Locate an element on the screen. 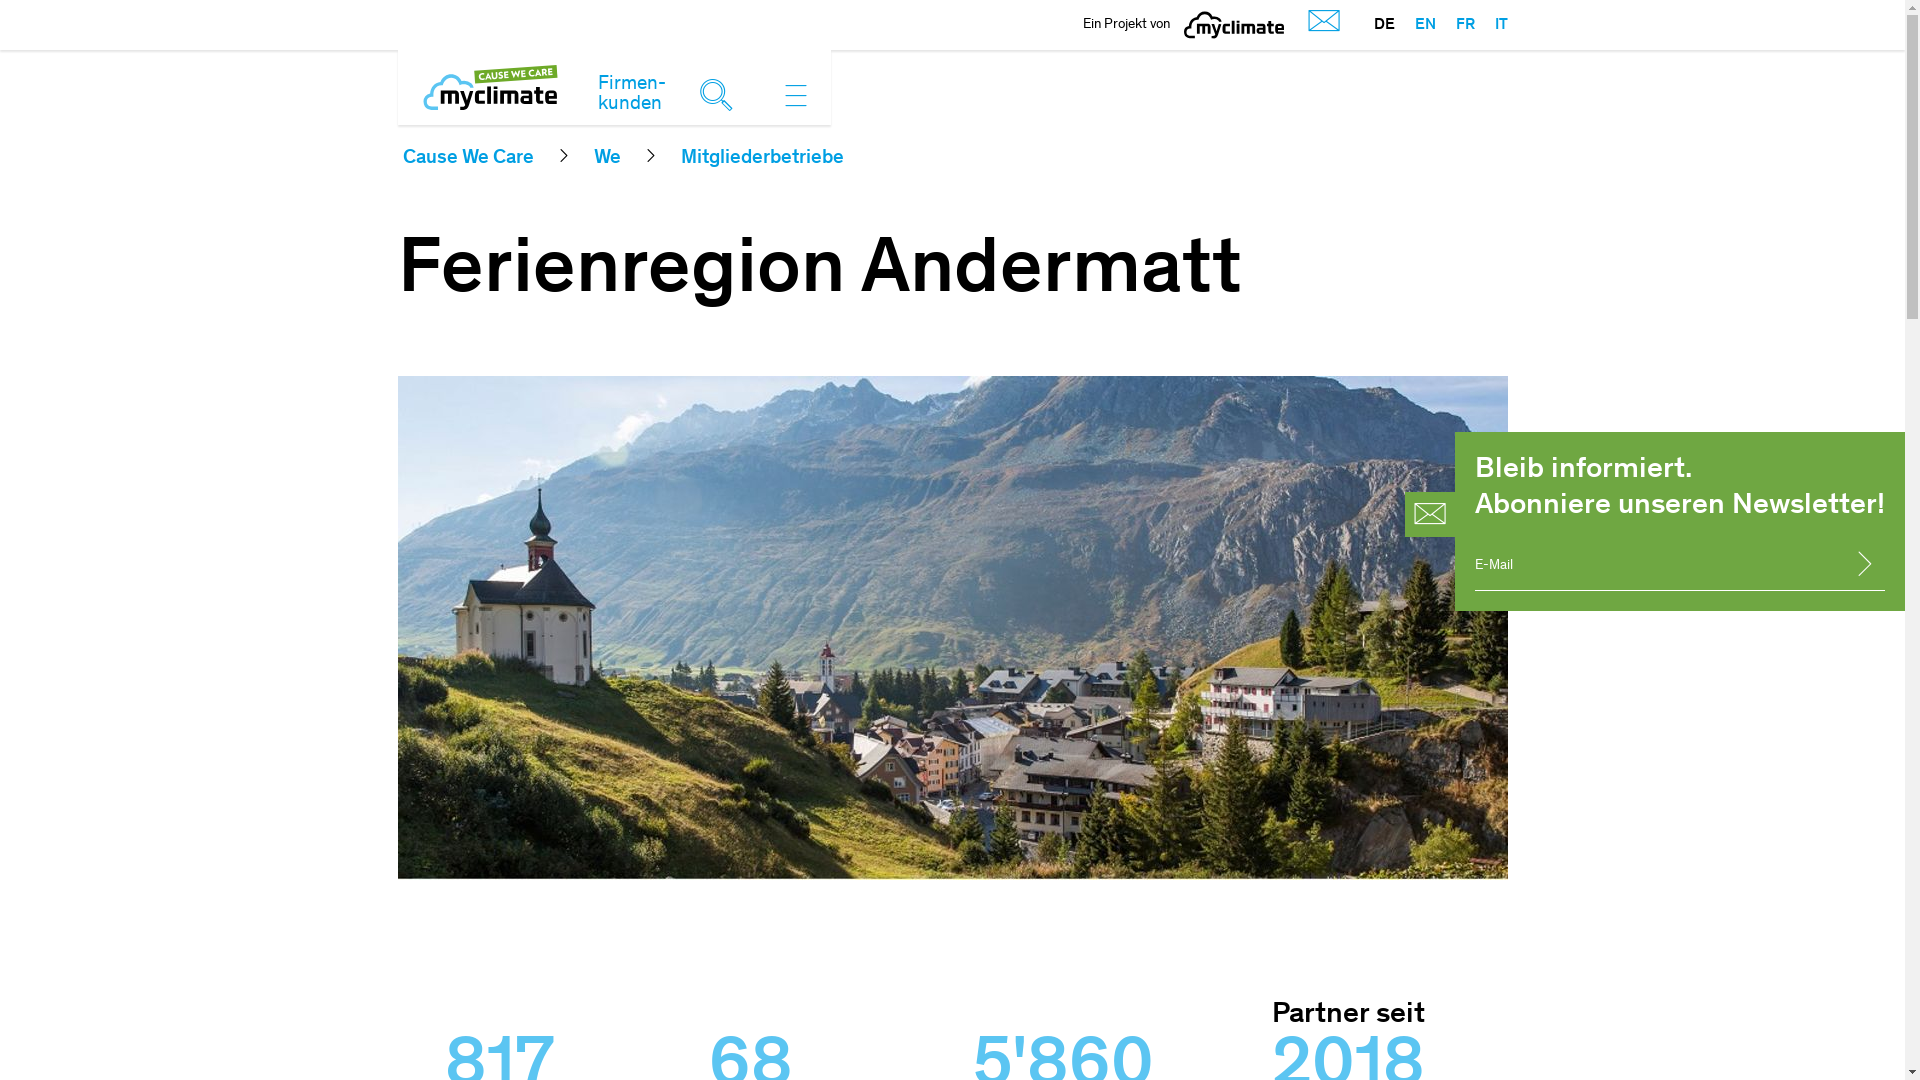 The height and width of the screenshot is (1080, 1920). 'EN' is located at coordinates (1413, 24).